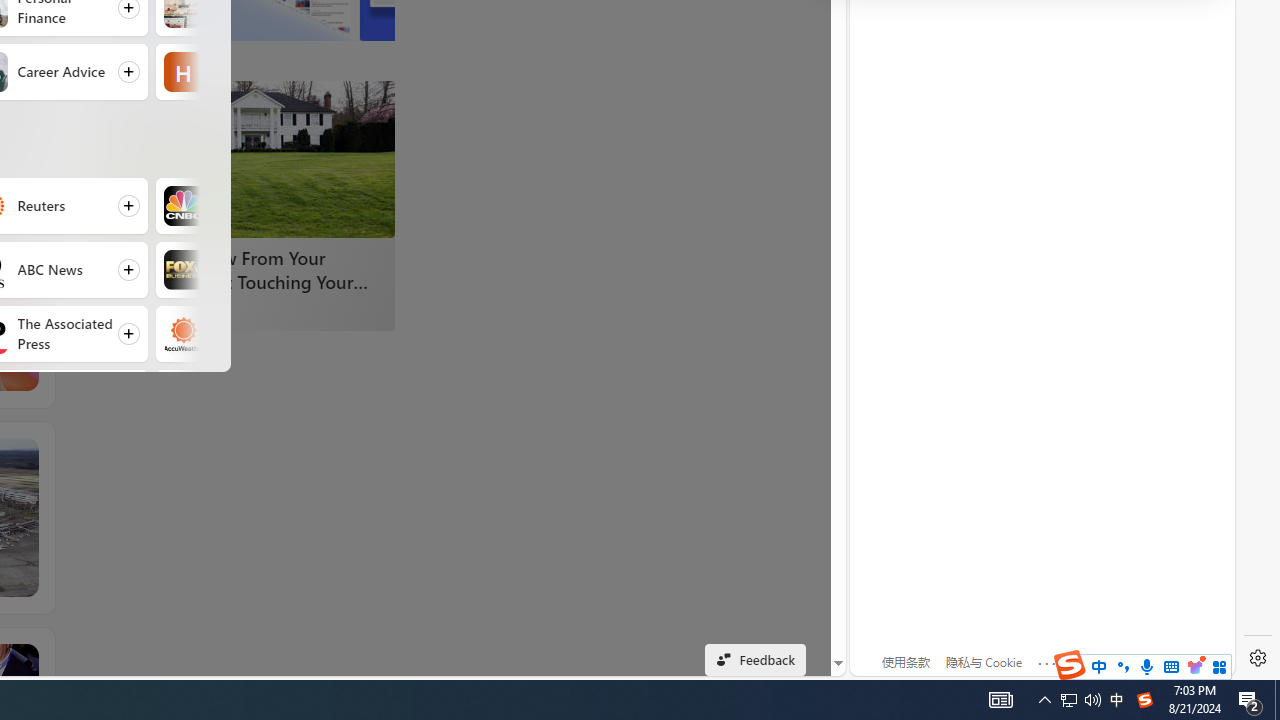 This screenshot has width=1280, height=720. What do you see at coordinates (183, 333) in the screenshot?
I see `'AccuWeather'` at bounding box center [183, 333].